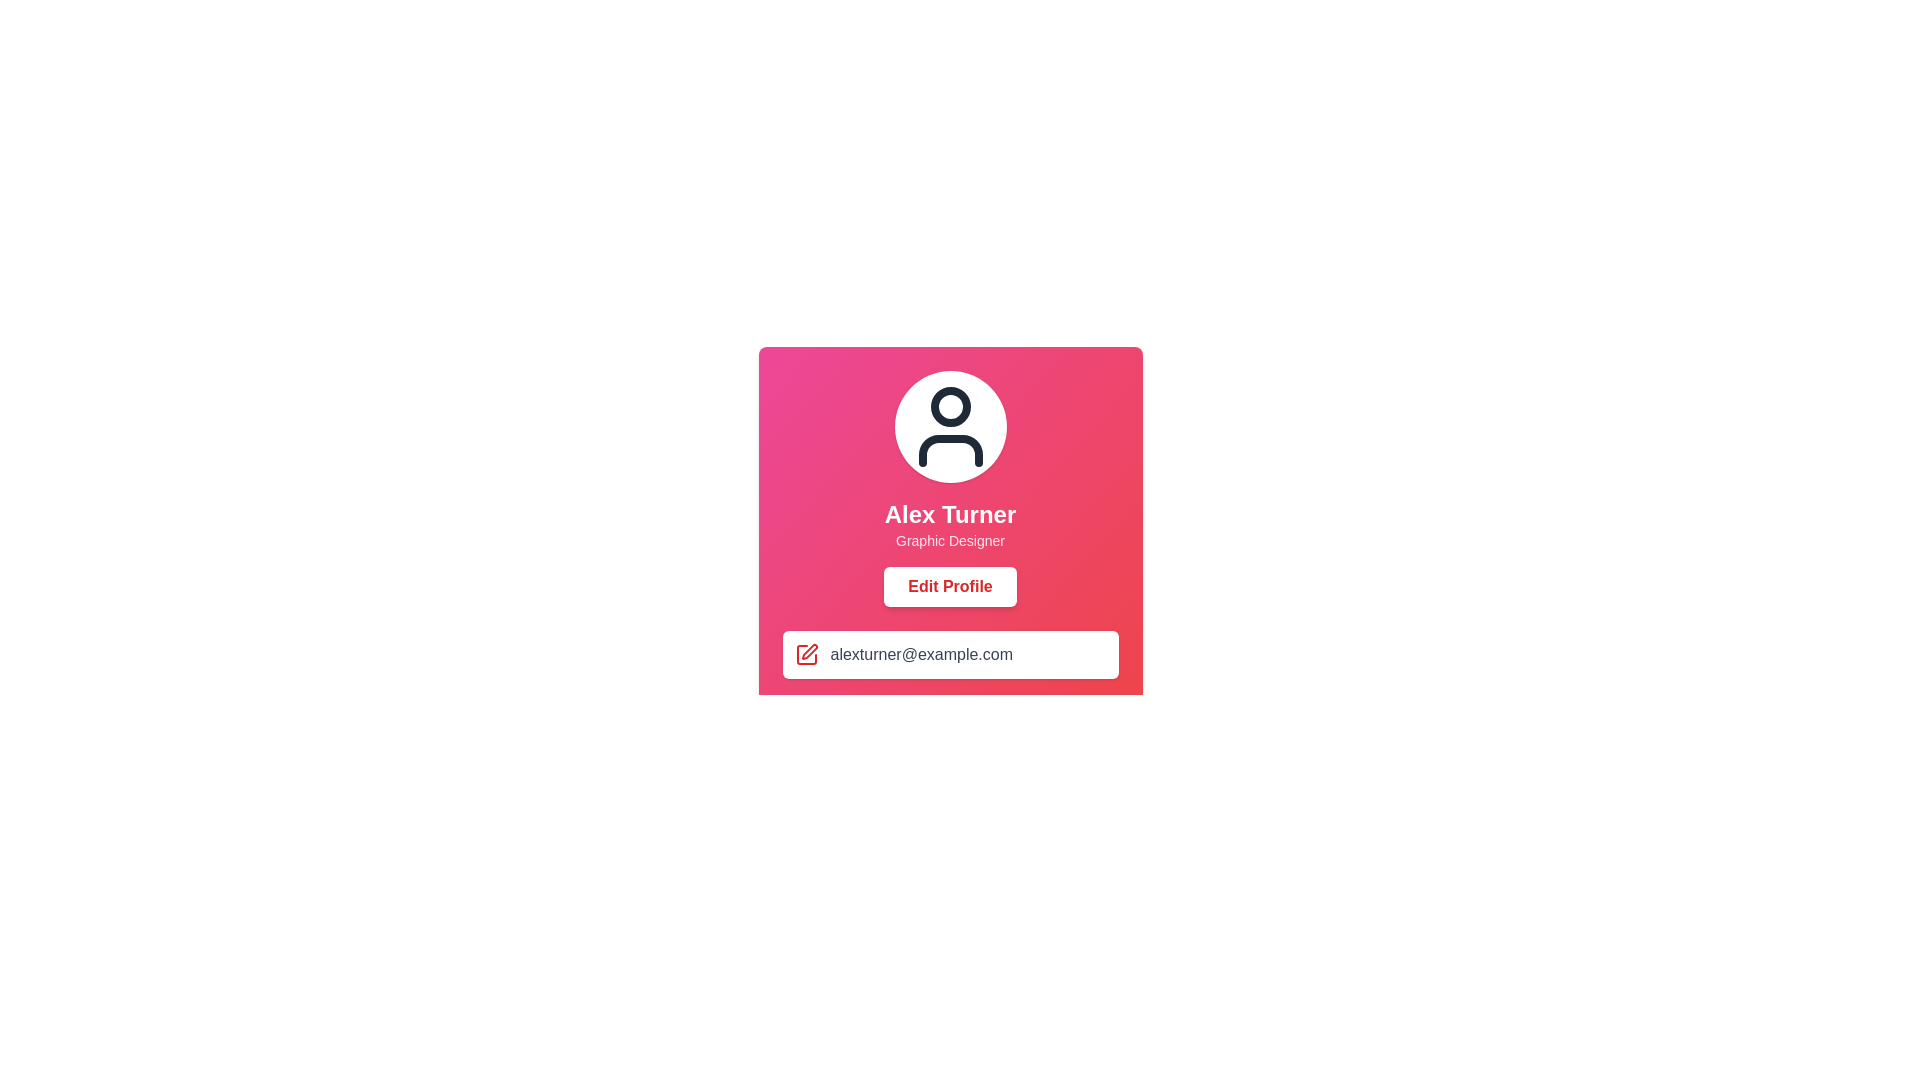 Image resolution: width=1920 pixels, height=1080 pixels. I want to click on the circular element representing the user's head in the user profile icon, located at the upper middle of the card, so click(949, 406).